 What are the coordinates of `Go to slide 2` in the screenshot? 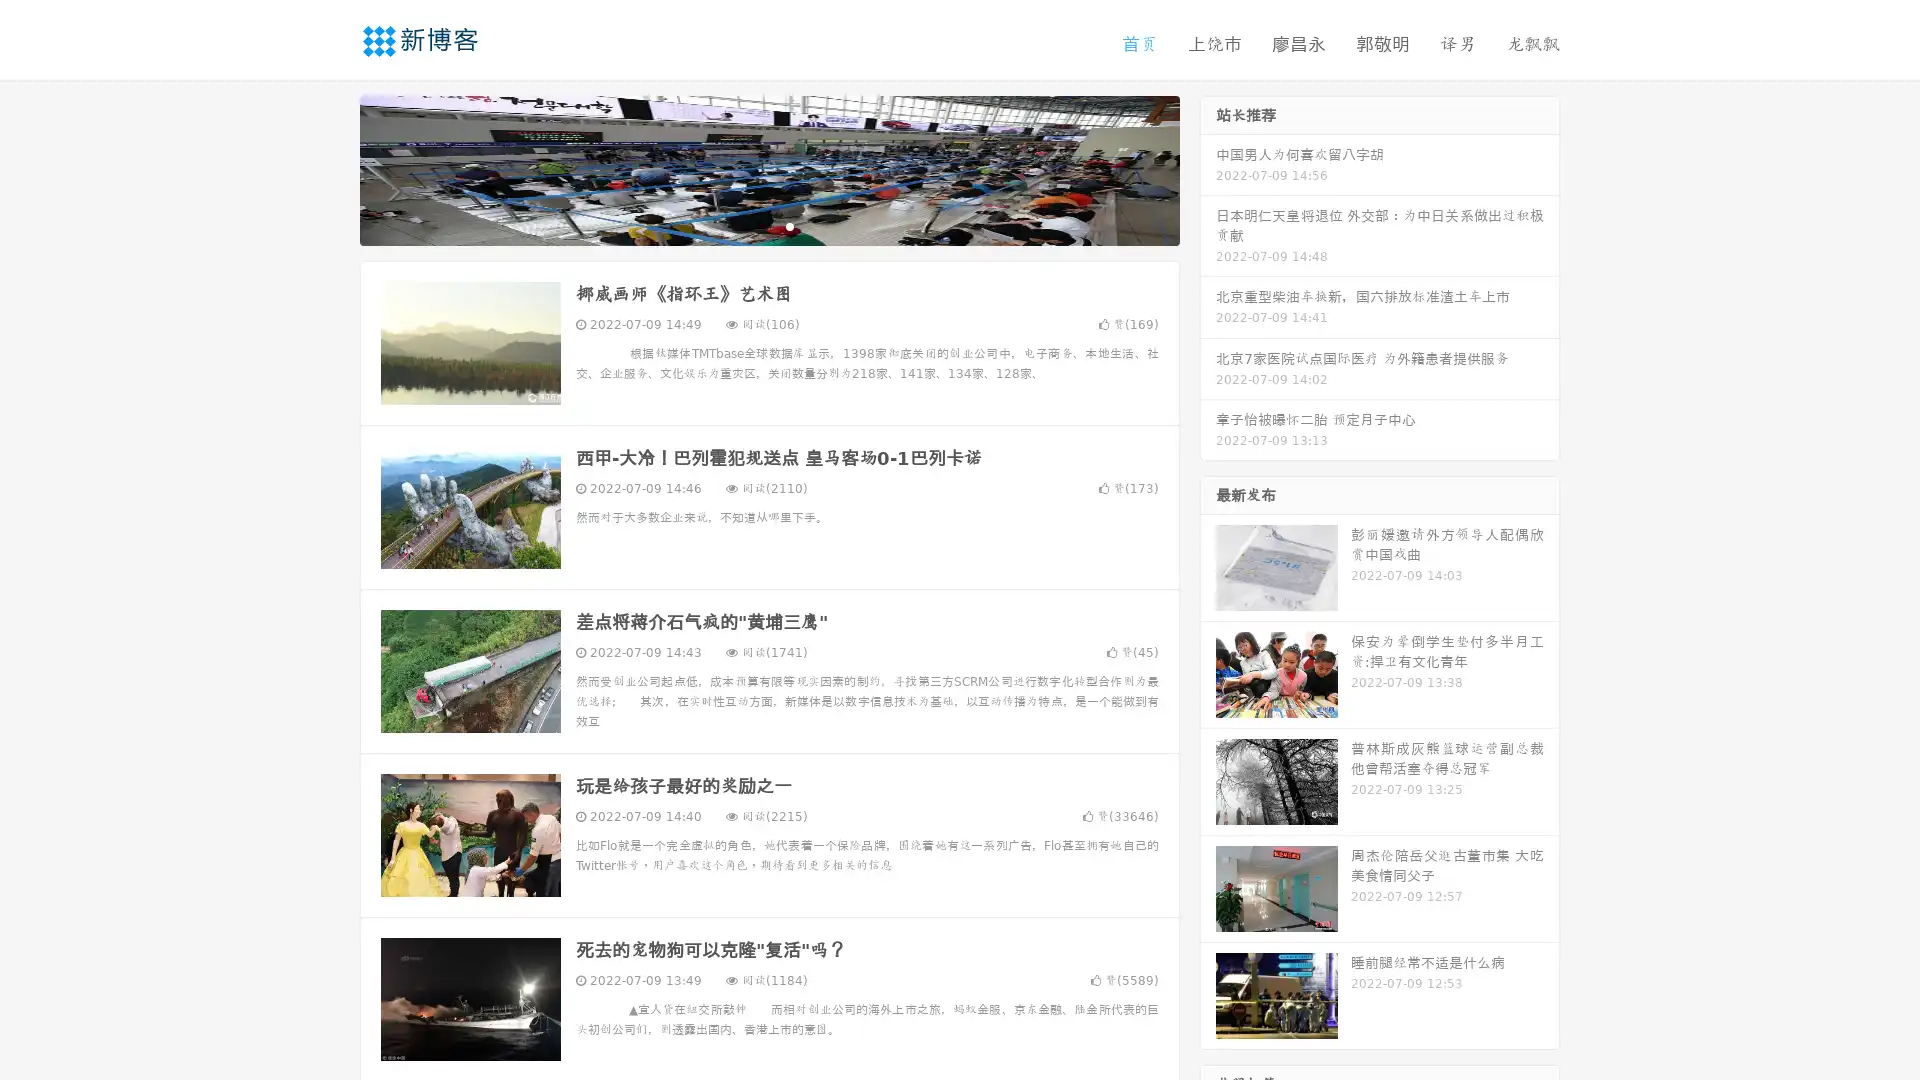 It's located at (768, 225).